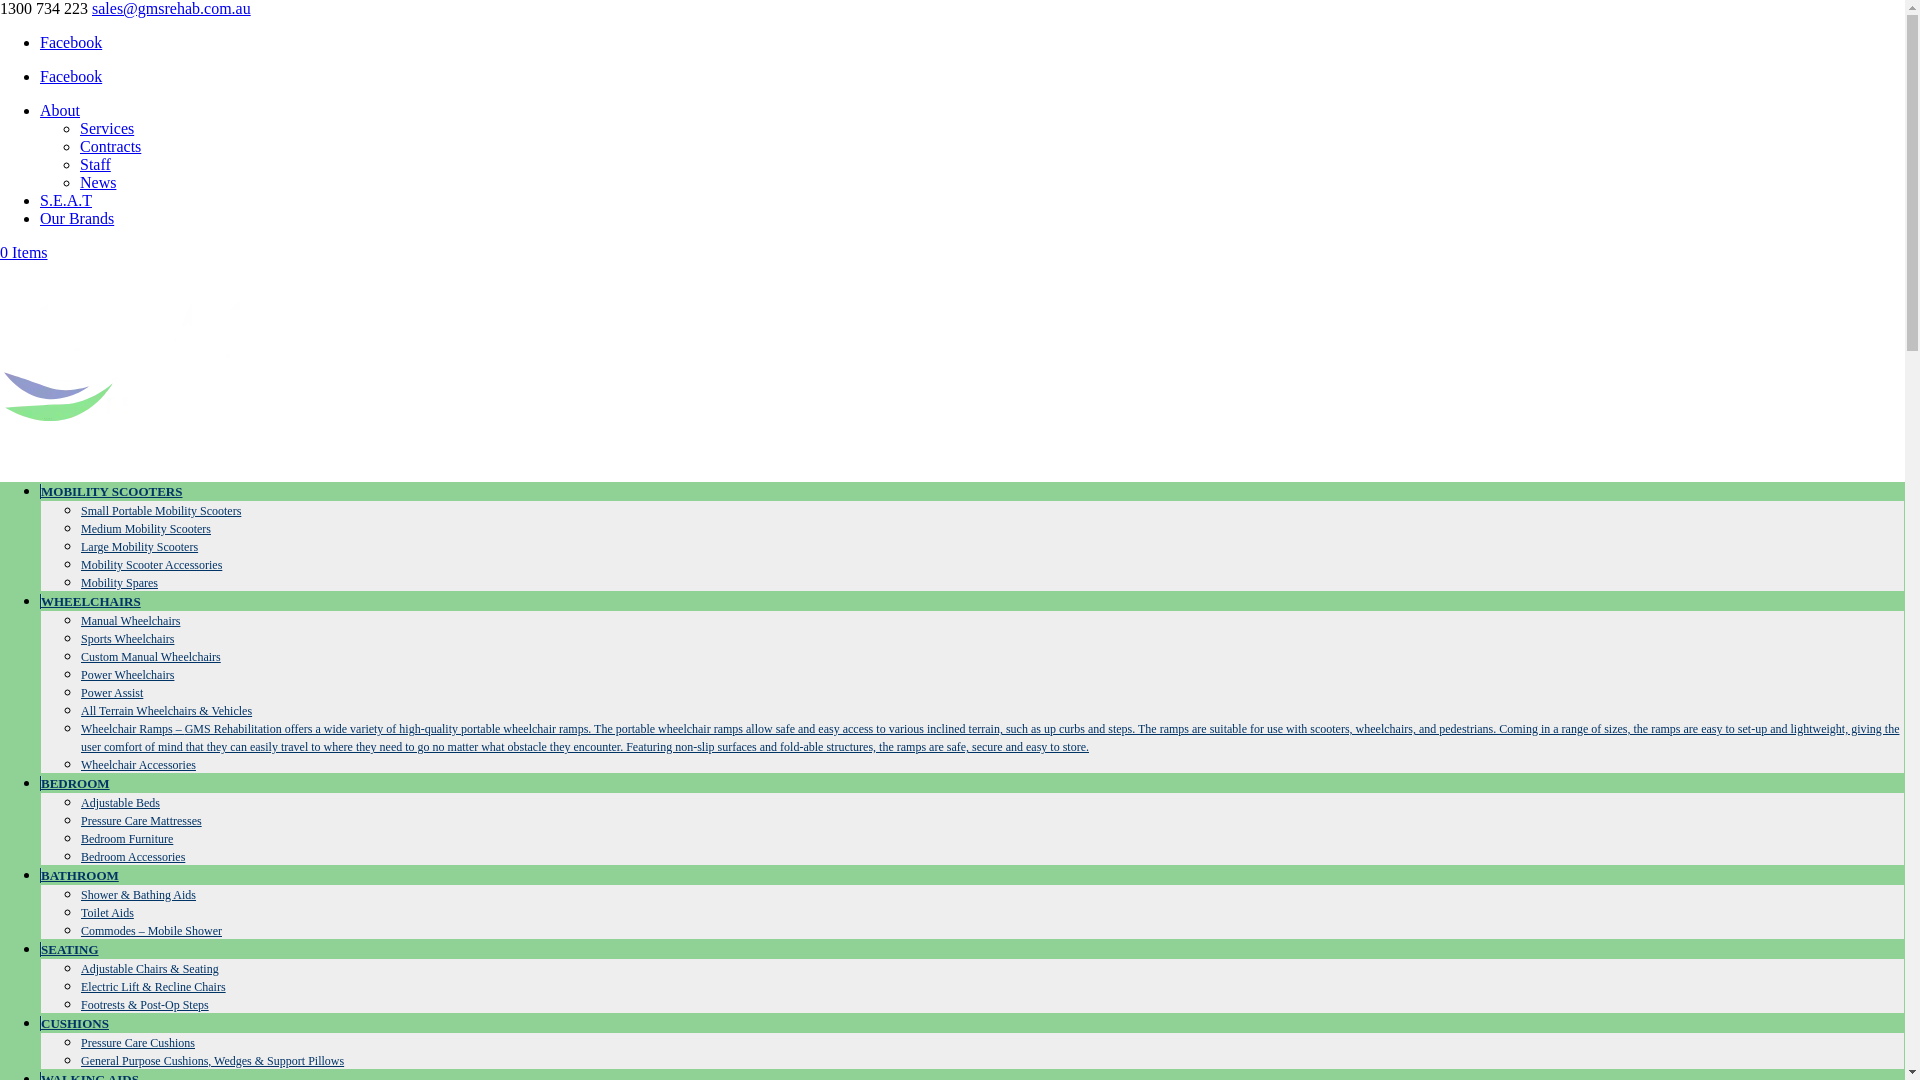  What do you see at coordinates (143, 1005) in the screenshot?
I see `'Footrests & Post-Op Steps'` at bounding box center [143, 1005].